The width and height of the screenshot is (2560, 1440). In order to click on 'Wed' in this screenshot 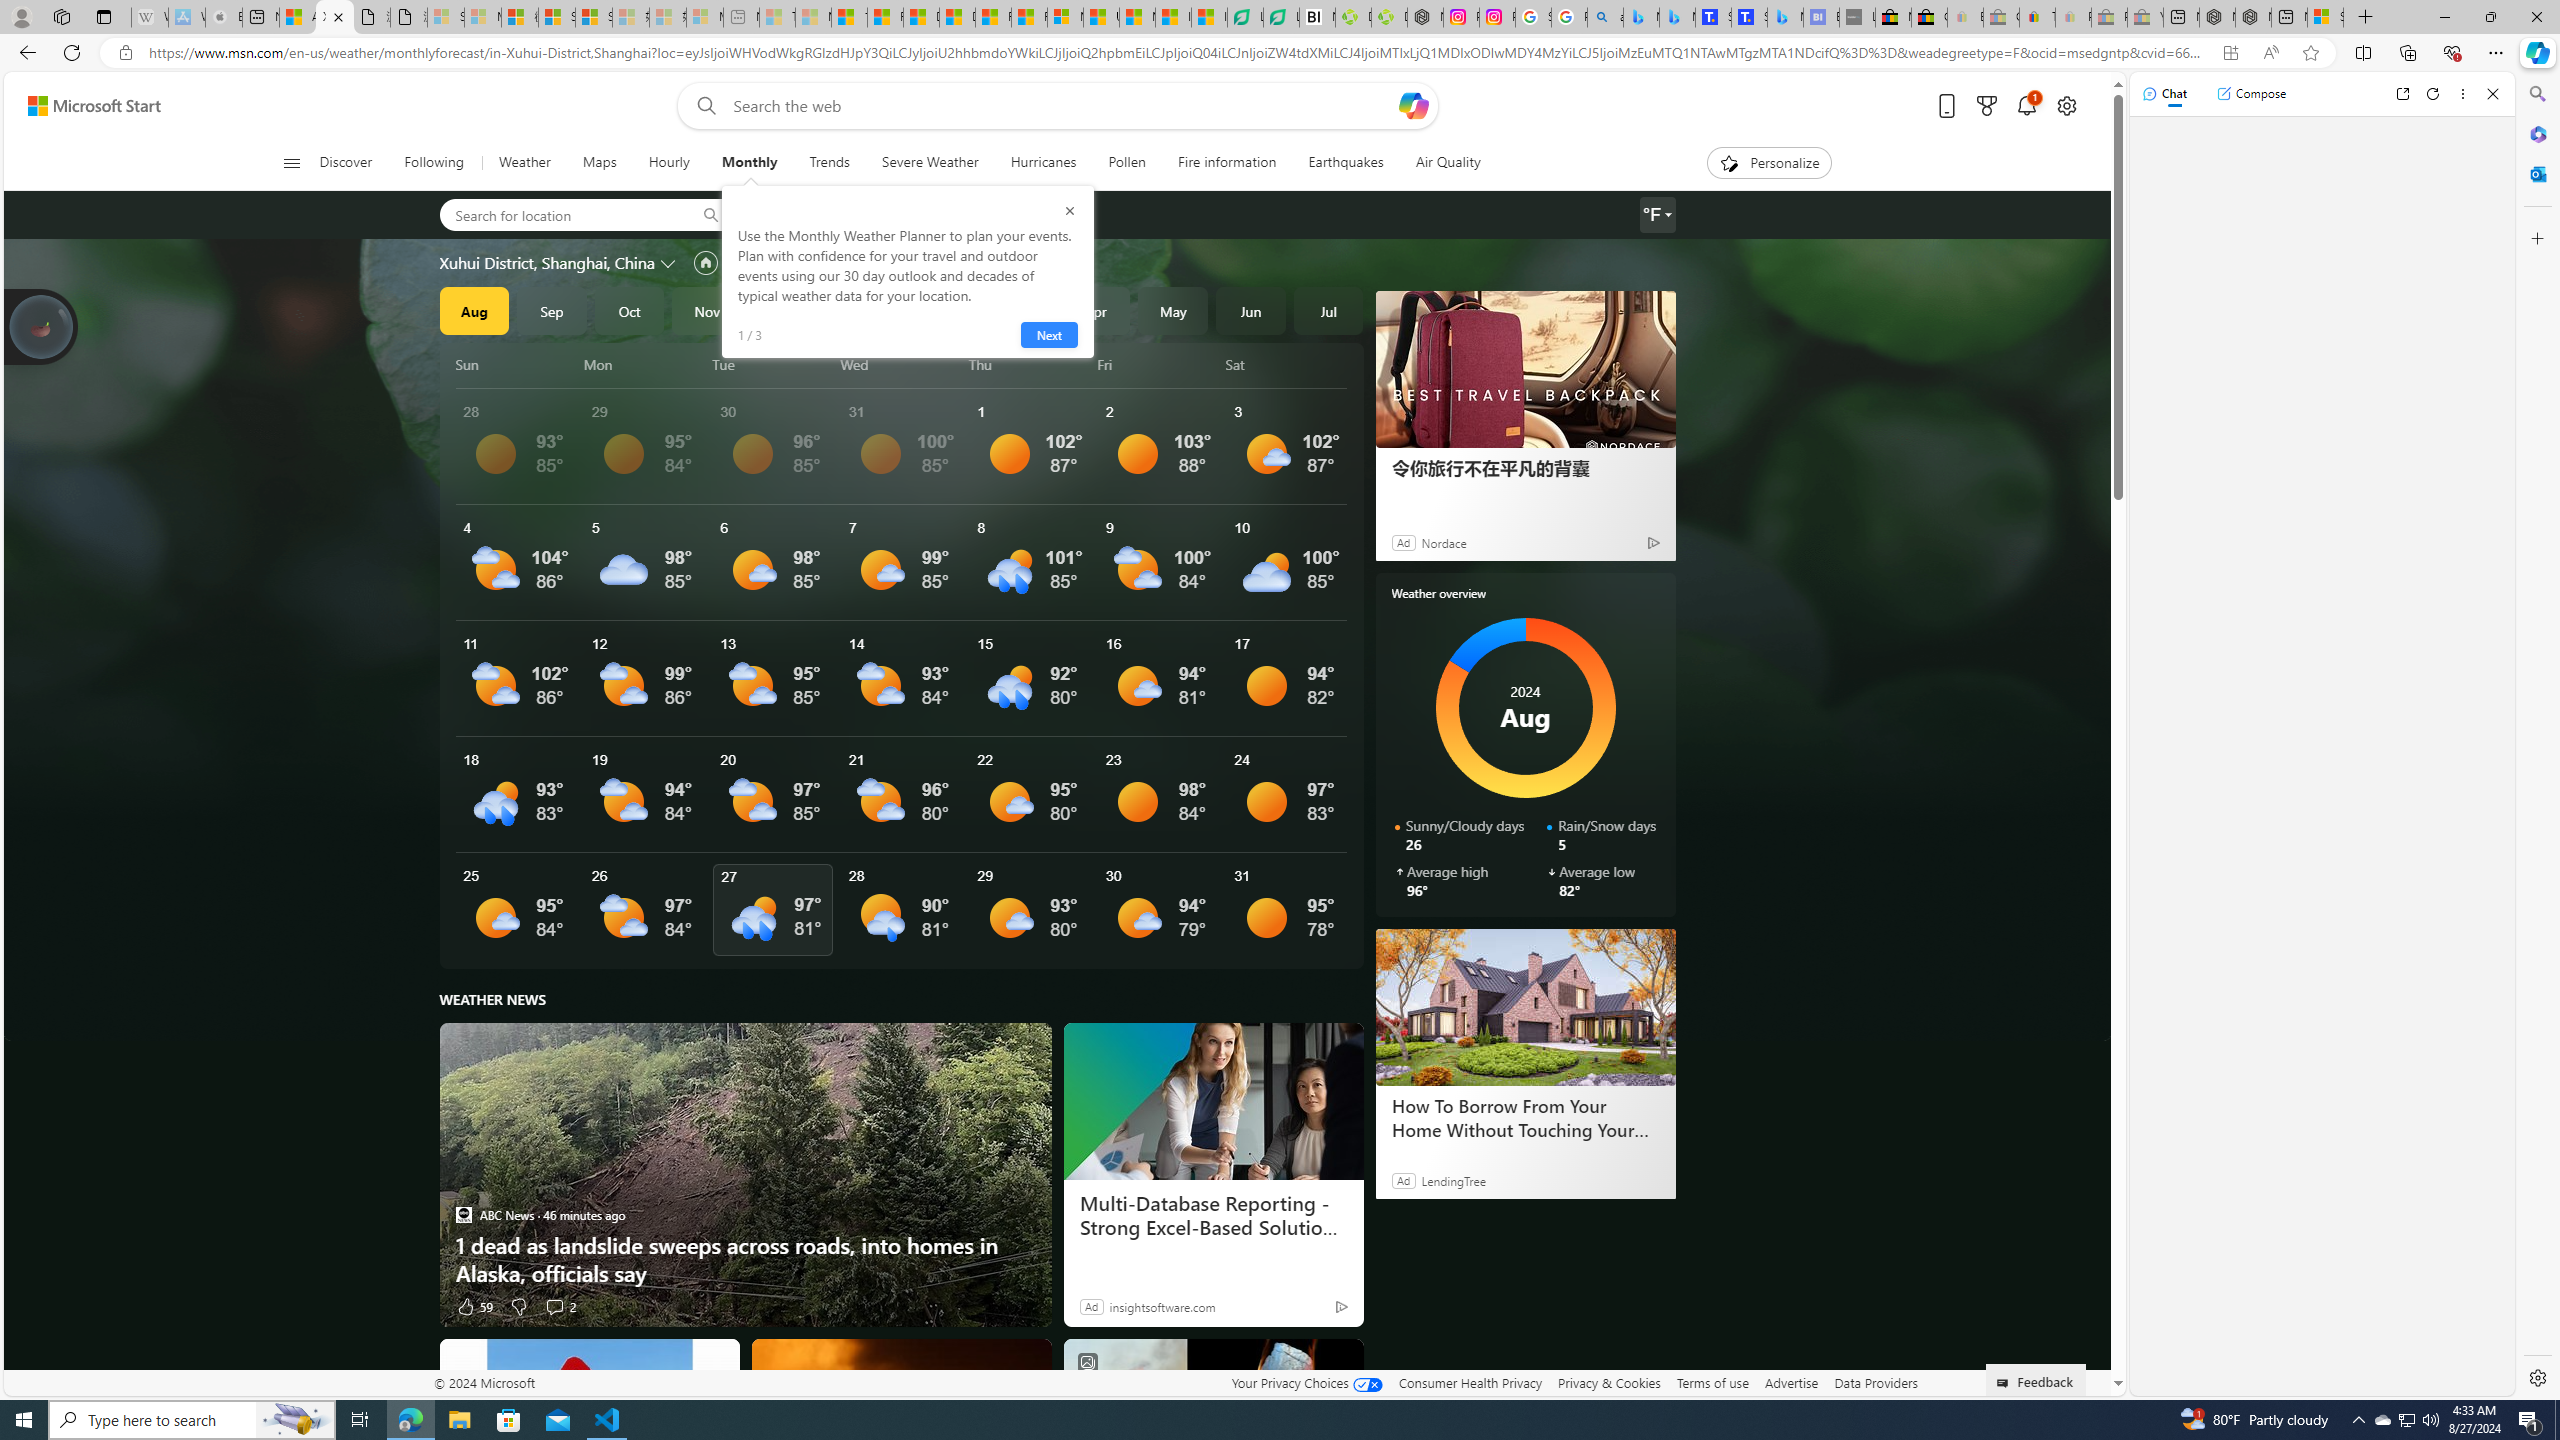, I will do `click(900, 364)`.